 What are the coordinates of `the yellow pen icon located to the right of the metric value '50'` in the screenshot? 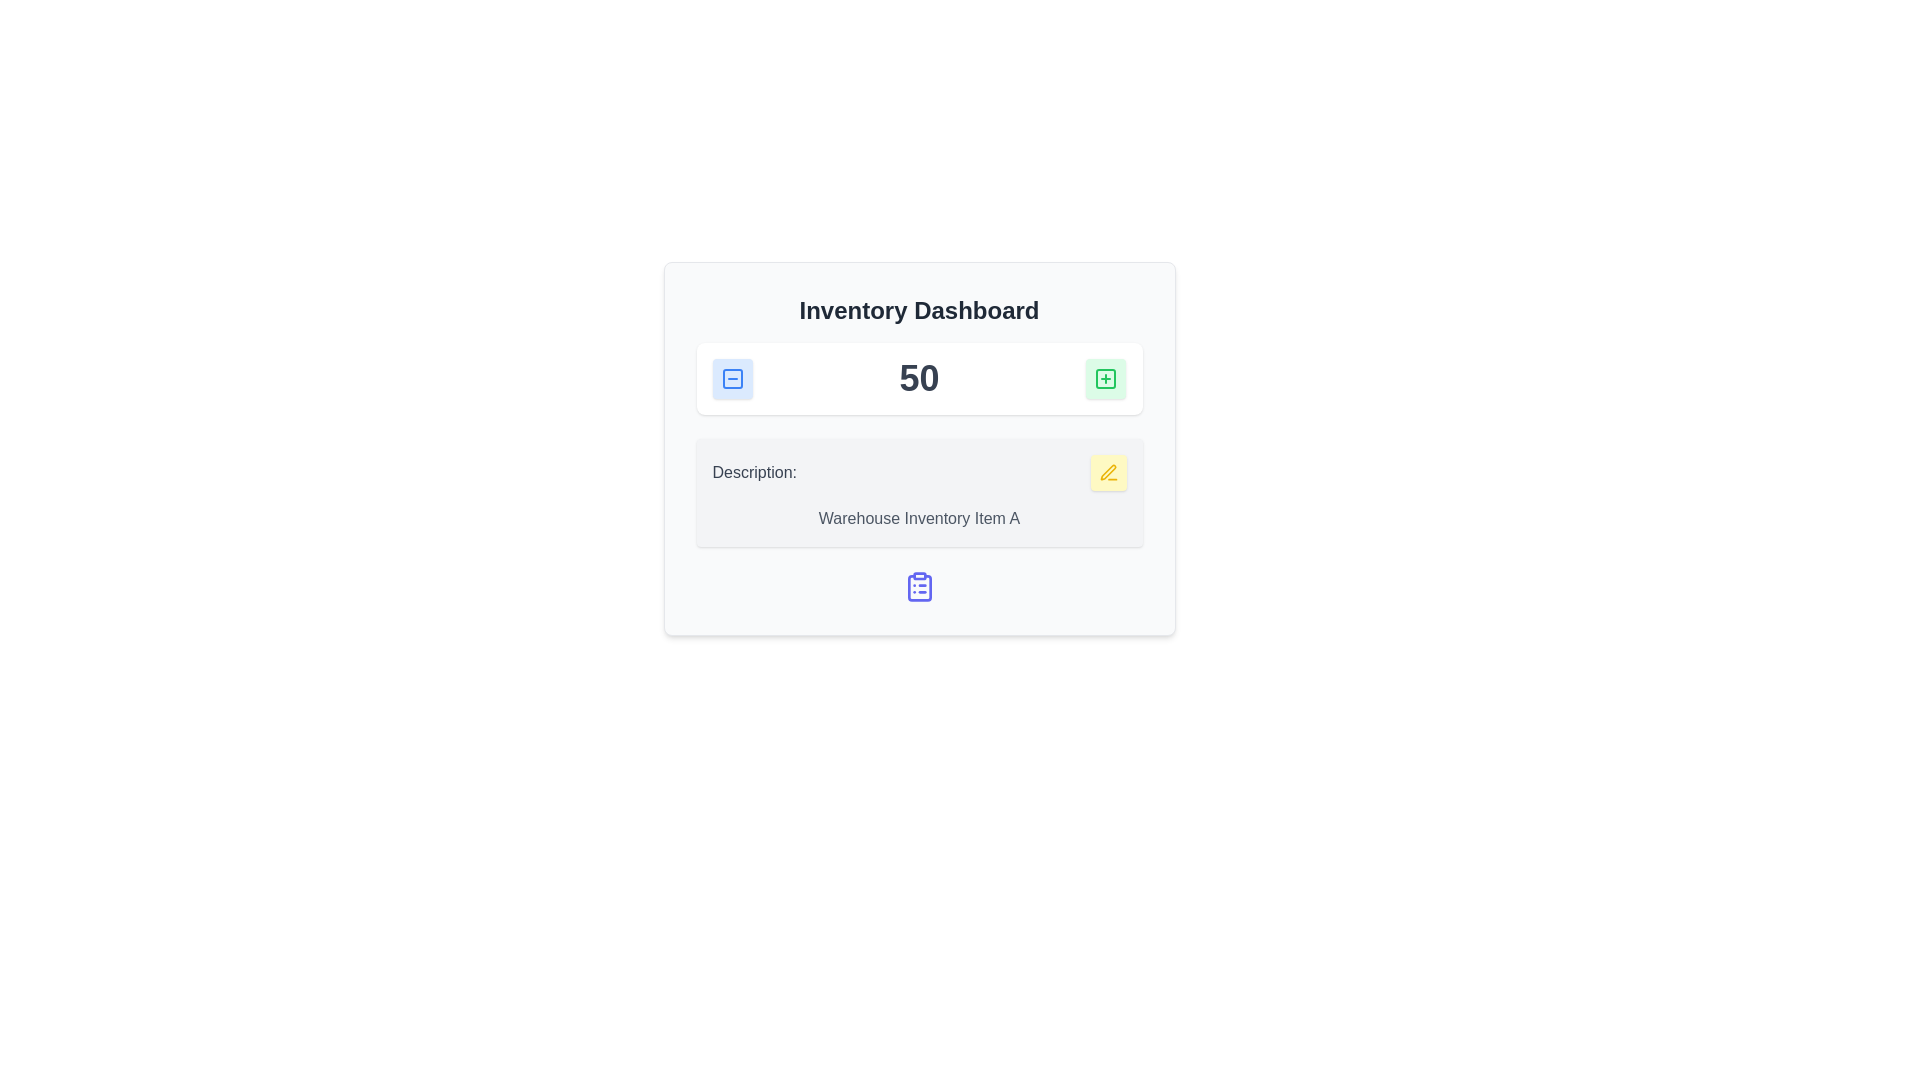 It's located at (1107, 473).